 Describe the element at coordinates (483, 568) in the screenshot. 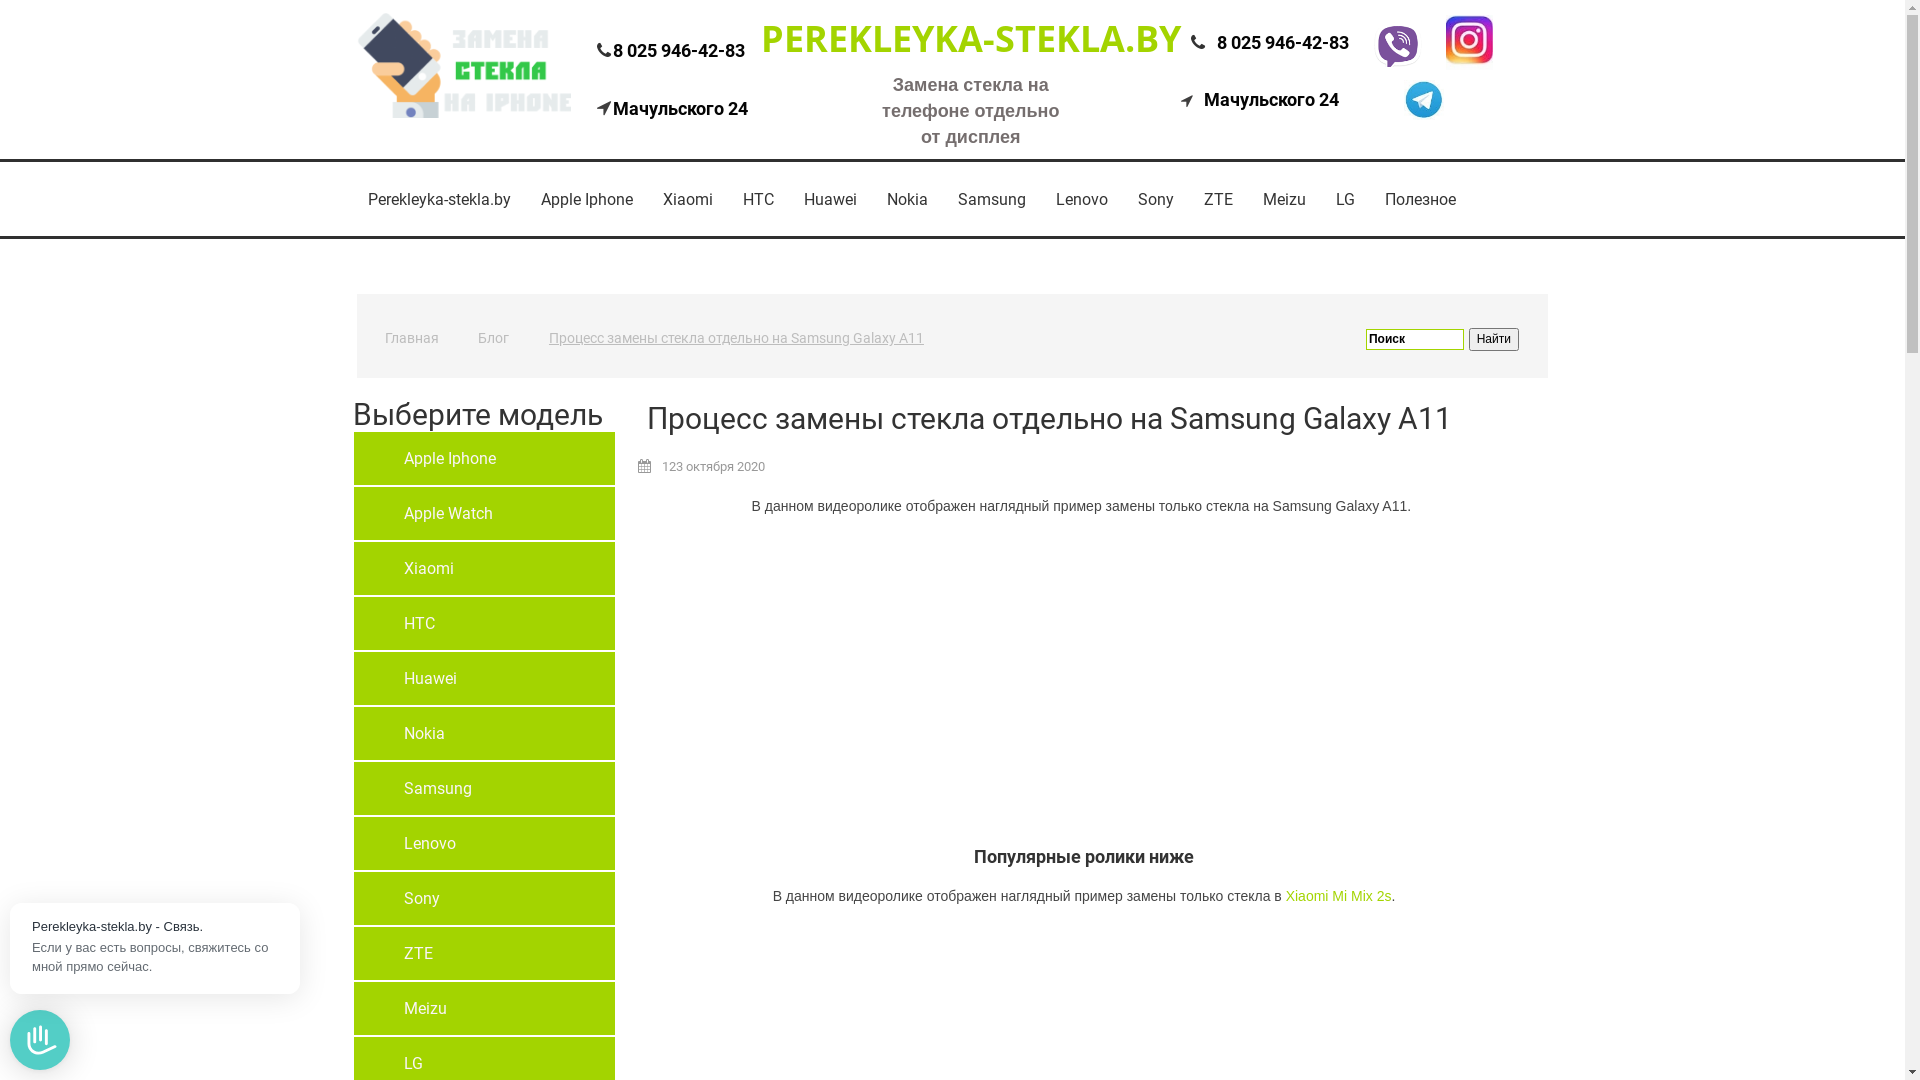

I see `'Xiaomi'` at that location.